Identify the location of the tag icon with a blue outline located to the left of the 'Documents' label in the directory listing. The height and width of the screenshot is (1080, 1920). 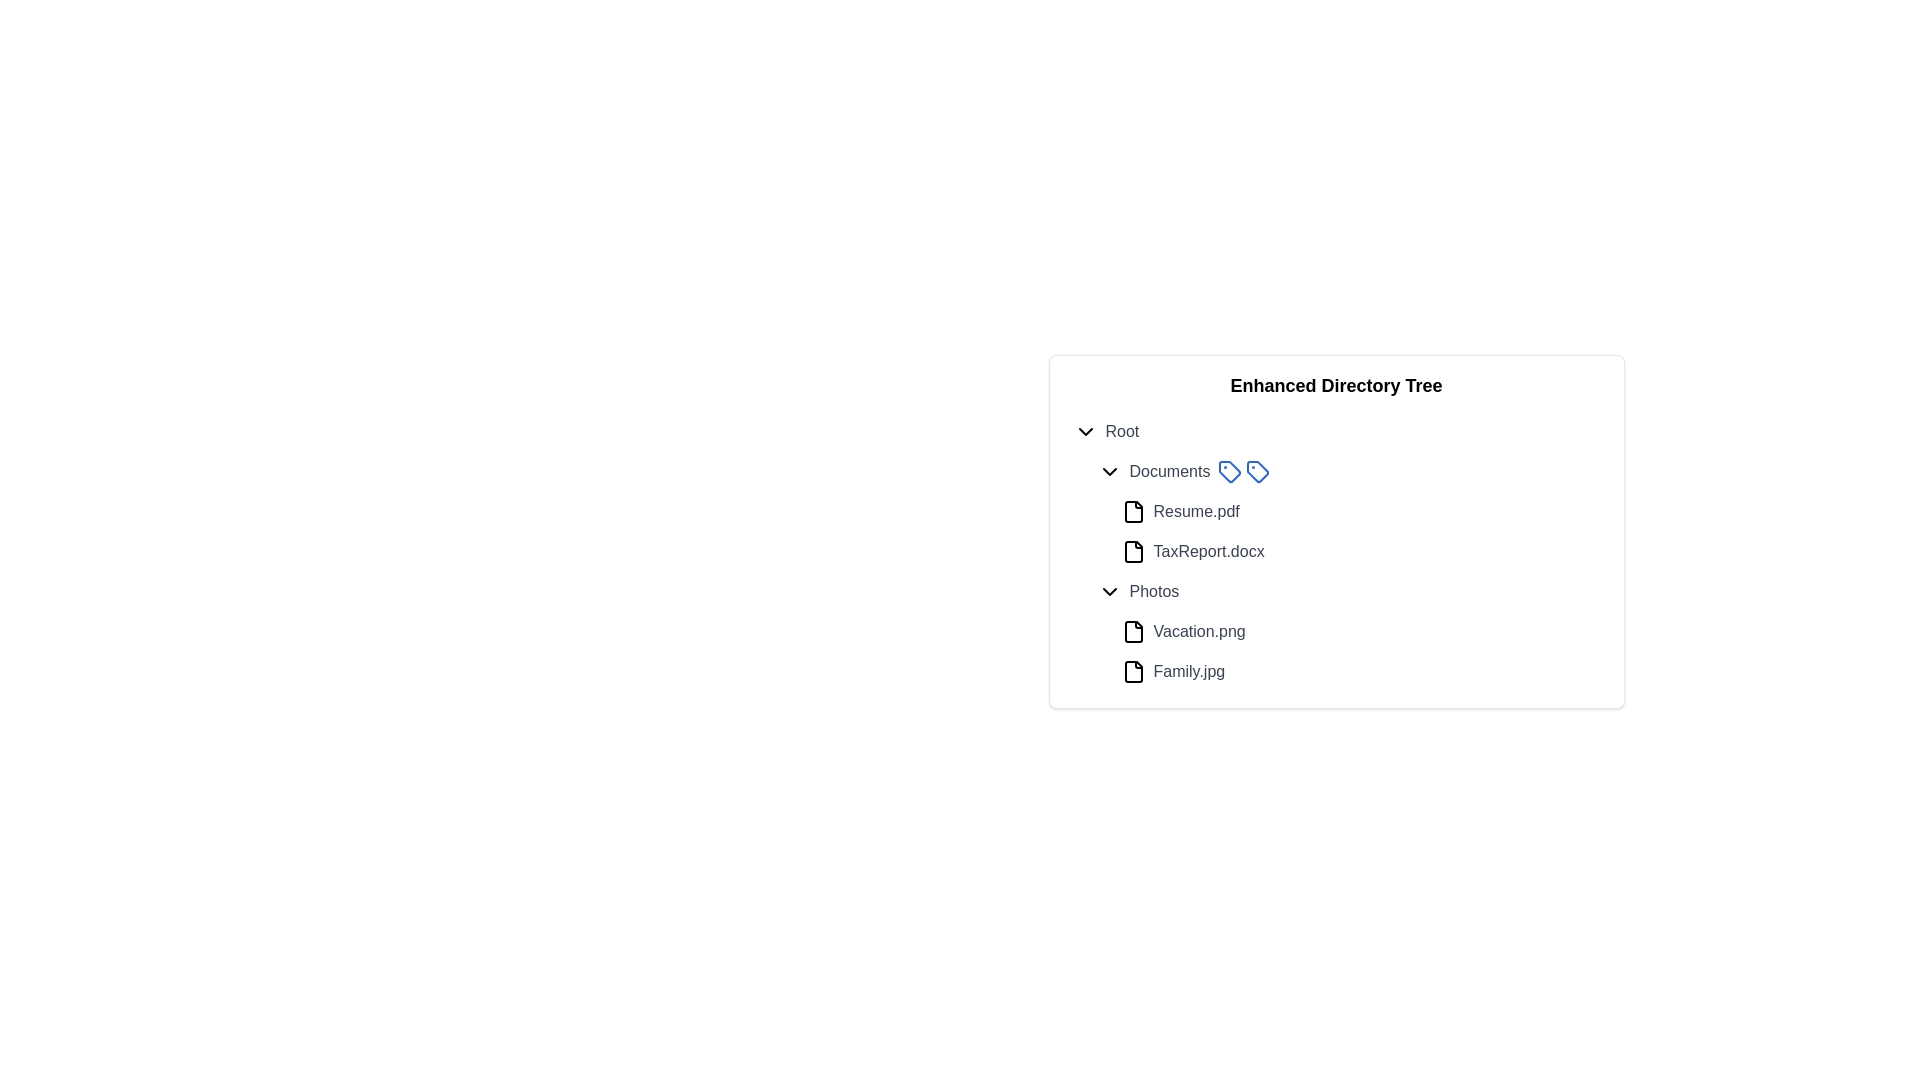
(1256, 471).